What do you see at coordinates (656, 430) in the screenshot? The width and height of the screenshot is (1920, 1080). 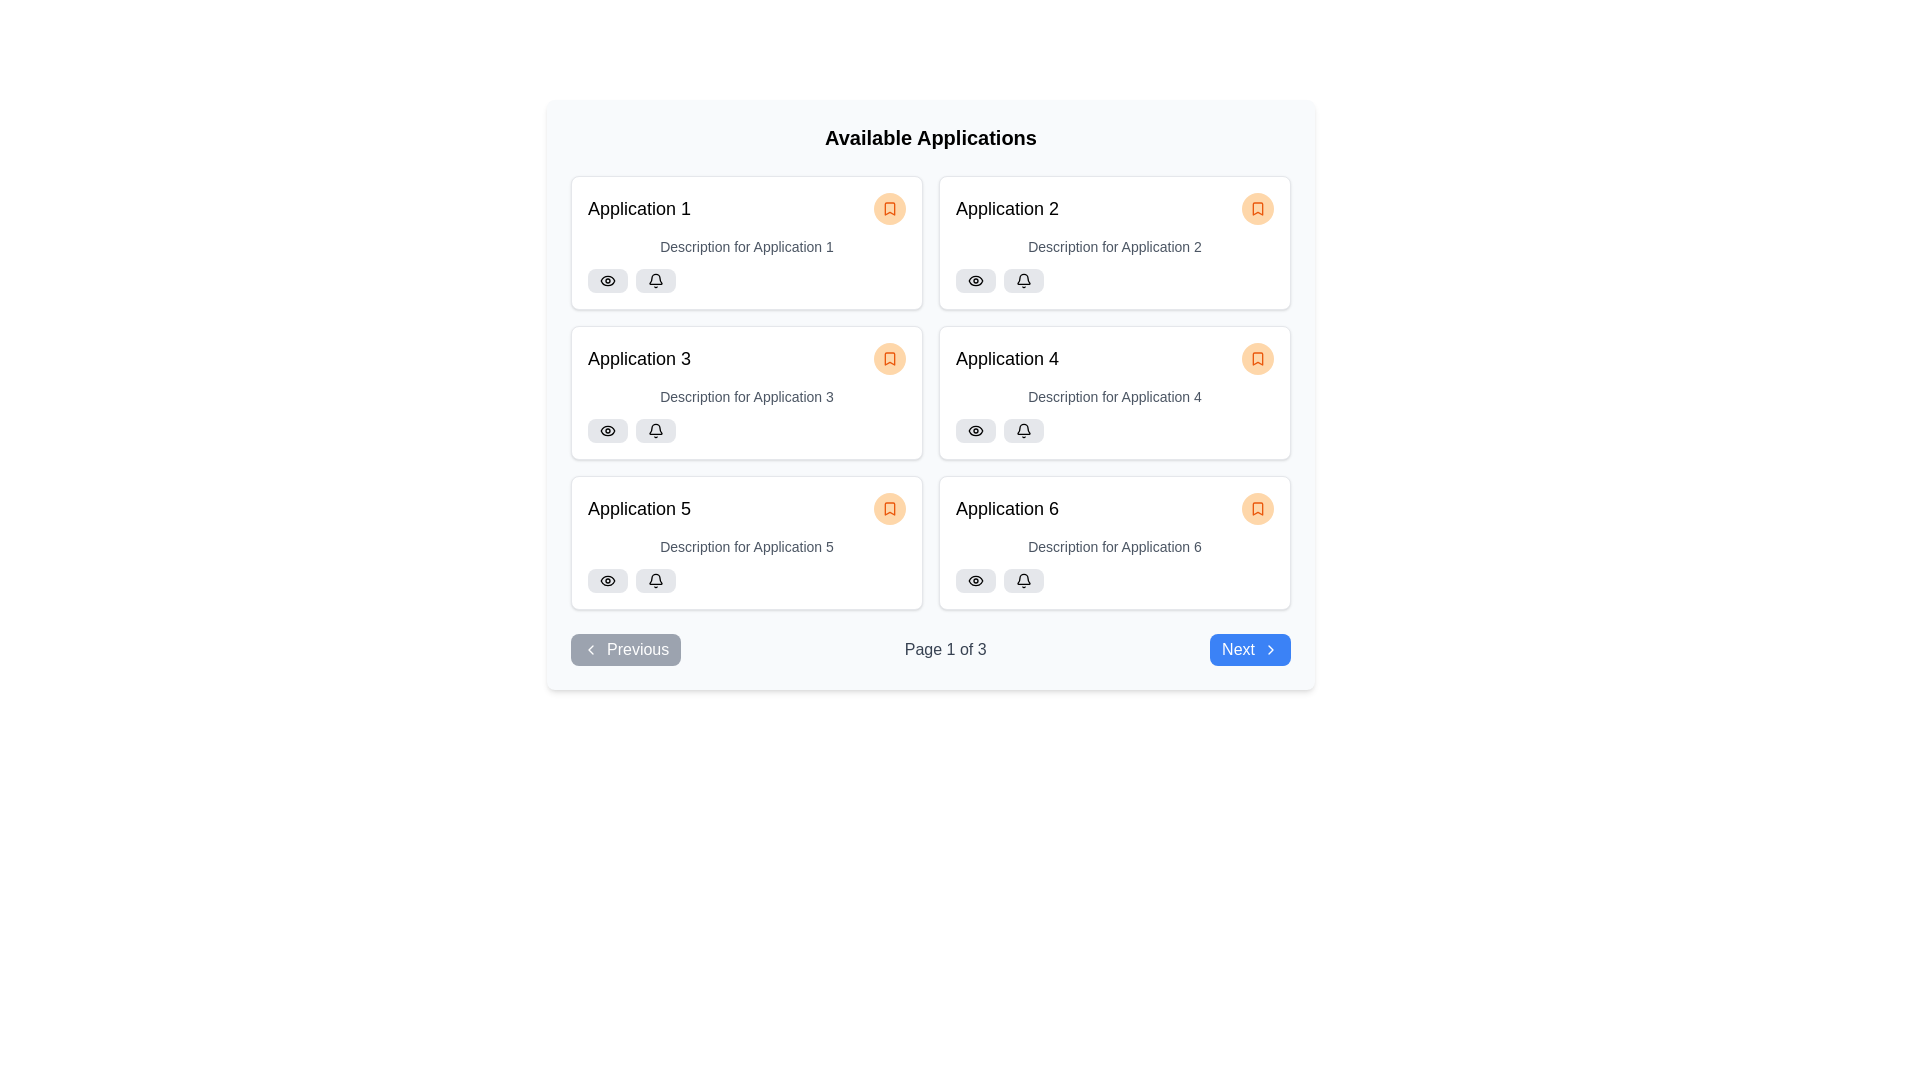 I see `the circular bell icon button, the second interactive element in the control area of the 'Application 3' card` at bounding box center [656, 430].